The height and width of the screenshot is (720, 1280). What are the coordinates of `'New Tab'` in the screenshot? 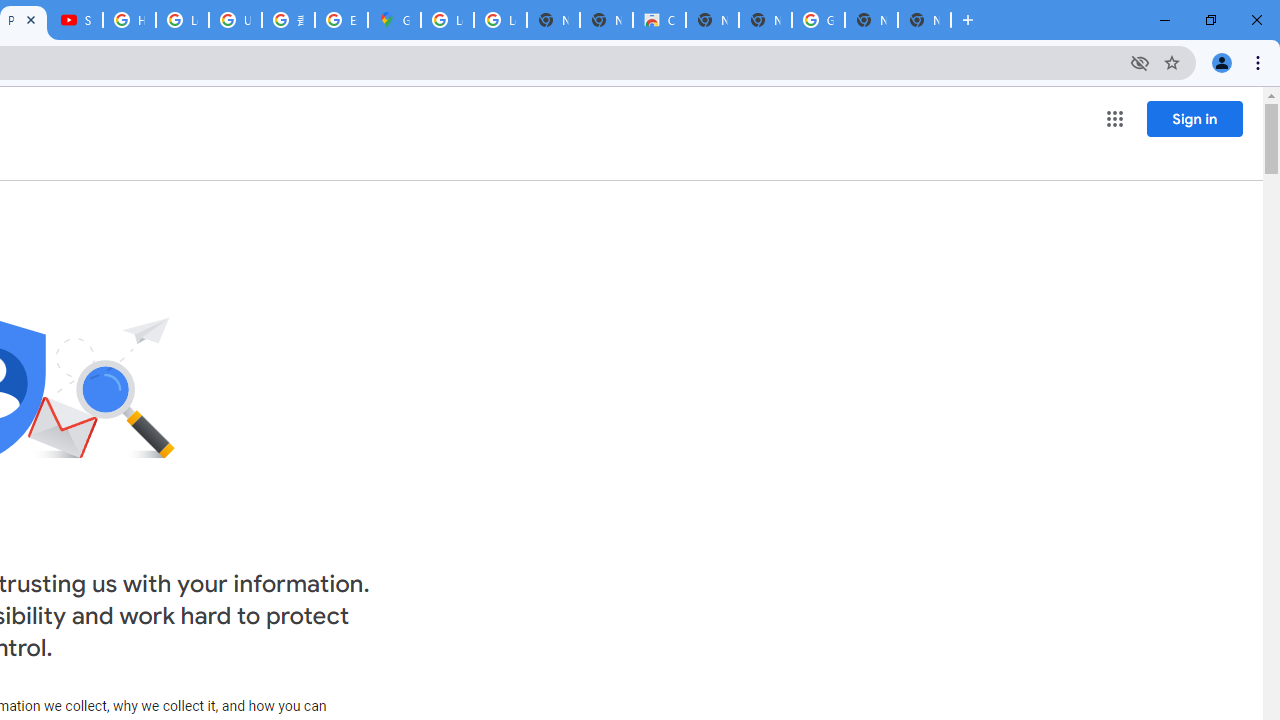 It's located at (923, 20).